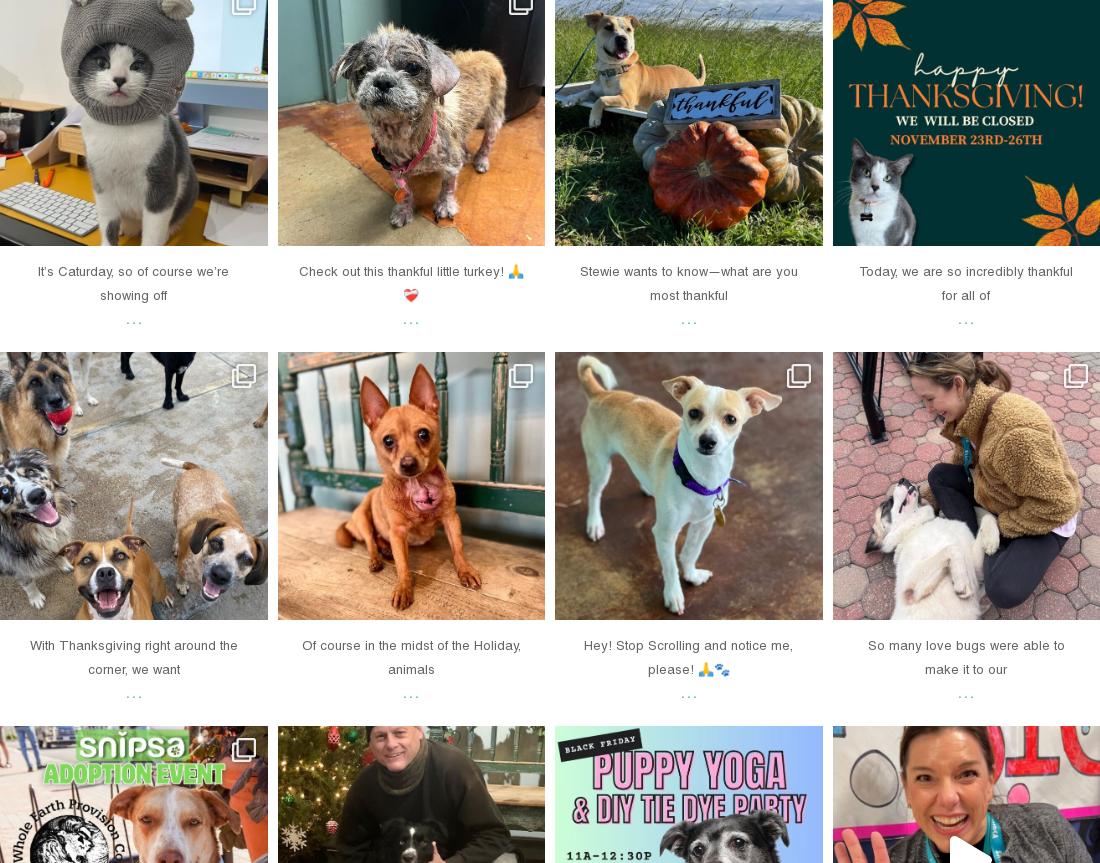  What do you see at coordinates (133, 282) in the screenshot?
I see `'It’s Caturday, so of course we’re showing off'` at bounding box center [133, 282].